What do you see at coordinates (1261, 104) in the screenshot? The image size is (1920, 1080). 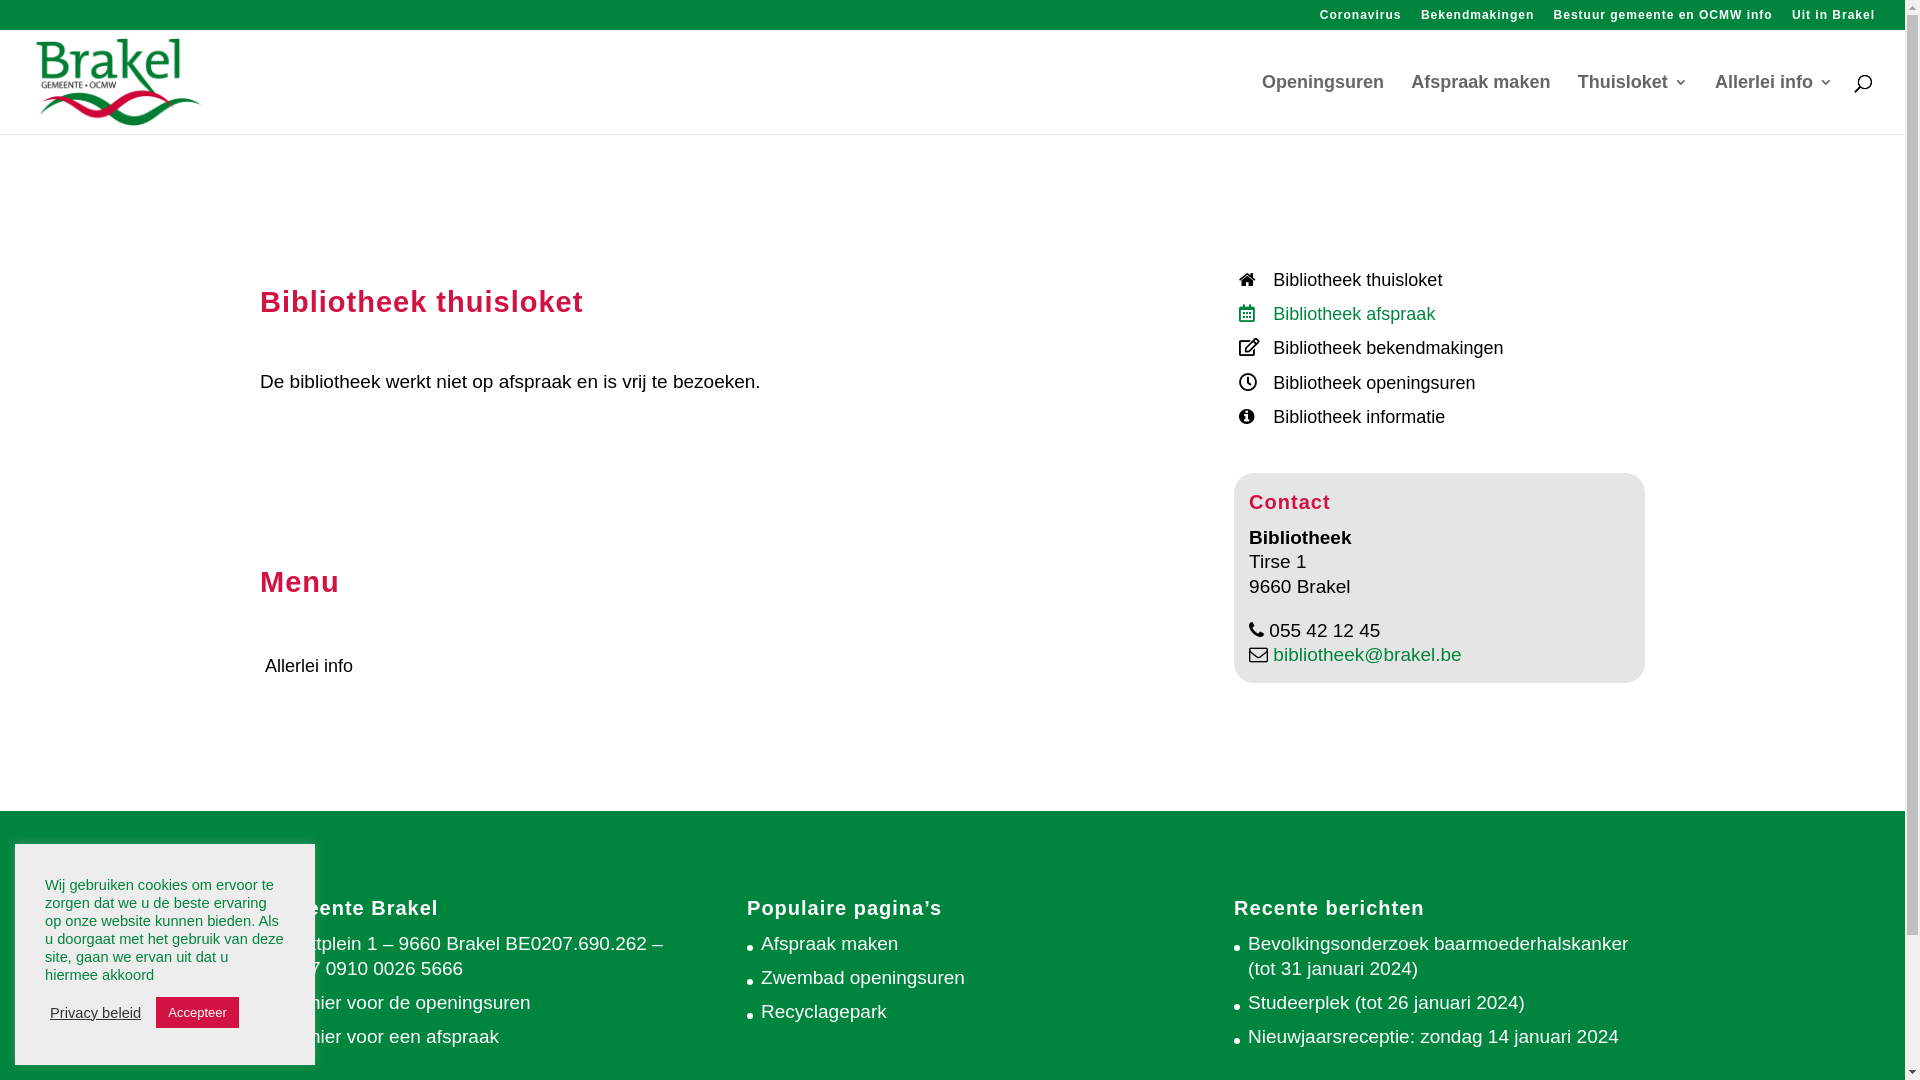 I see `'Openingsuren'` at bounding box center [1261, 104].